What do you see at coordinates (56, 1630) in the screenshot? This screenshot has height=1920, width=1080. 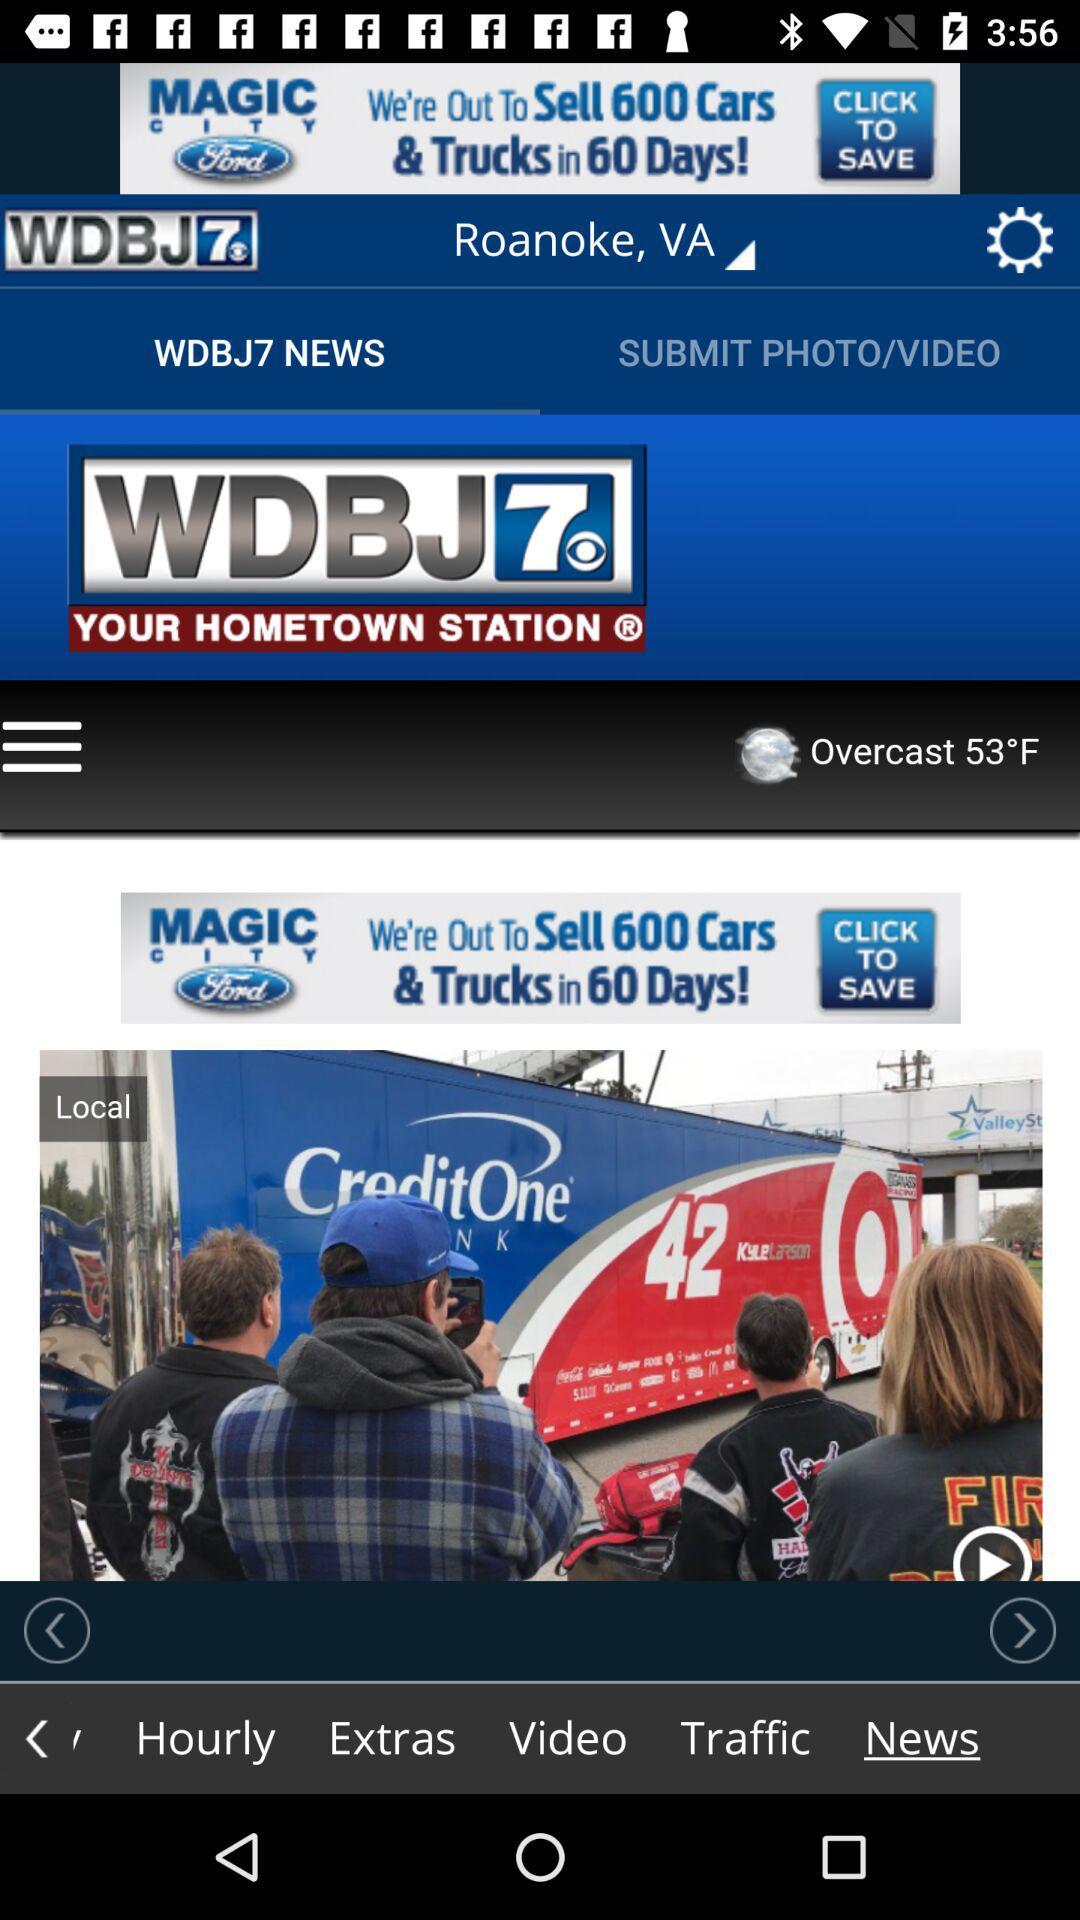 I see `go back` at bounding box center [56, 1630].